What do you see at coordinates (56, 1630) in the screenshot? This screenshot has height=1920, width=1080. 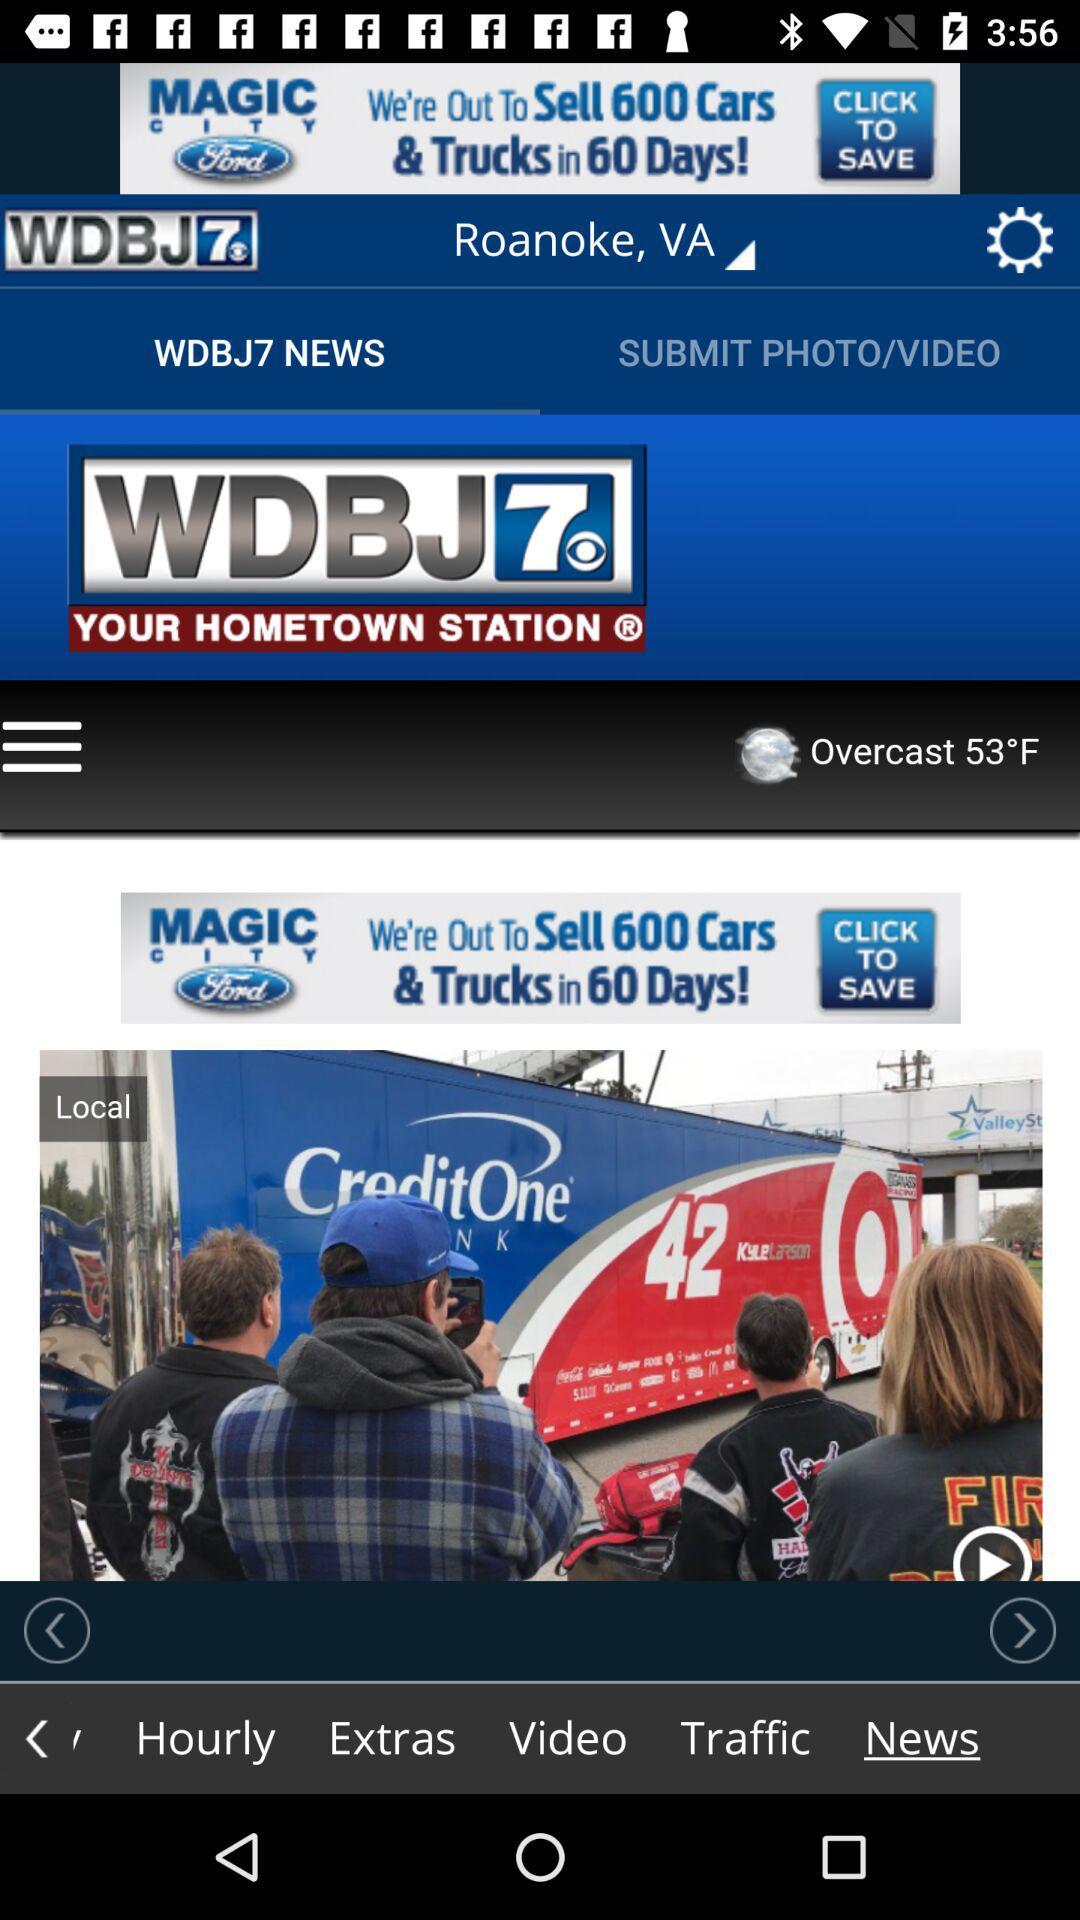 I see `go back` at bounding box center [56, 1630].